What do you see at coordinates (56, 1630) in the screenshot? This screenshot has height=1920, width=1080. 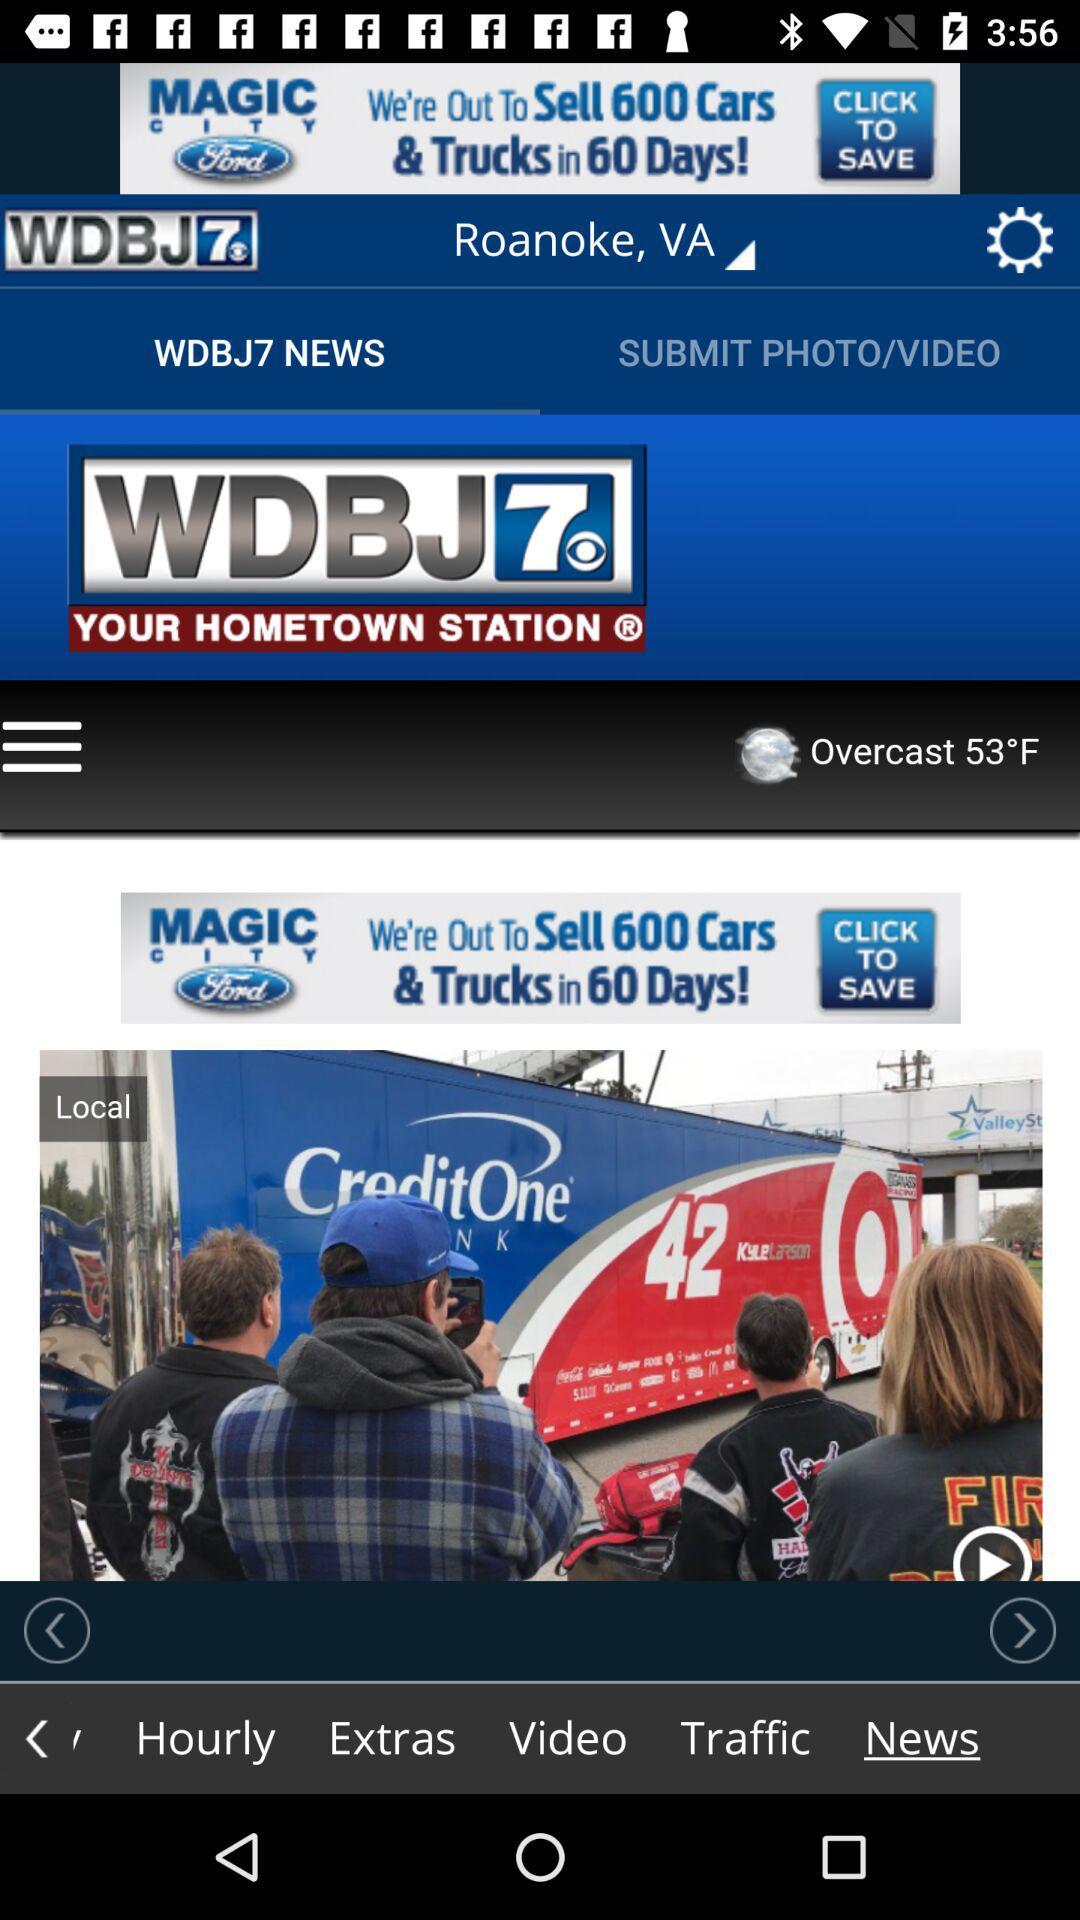 I see `go back` at bounding box center [56, 1630].